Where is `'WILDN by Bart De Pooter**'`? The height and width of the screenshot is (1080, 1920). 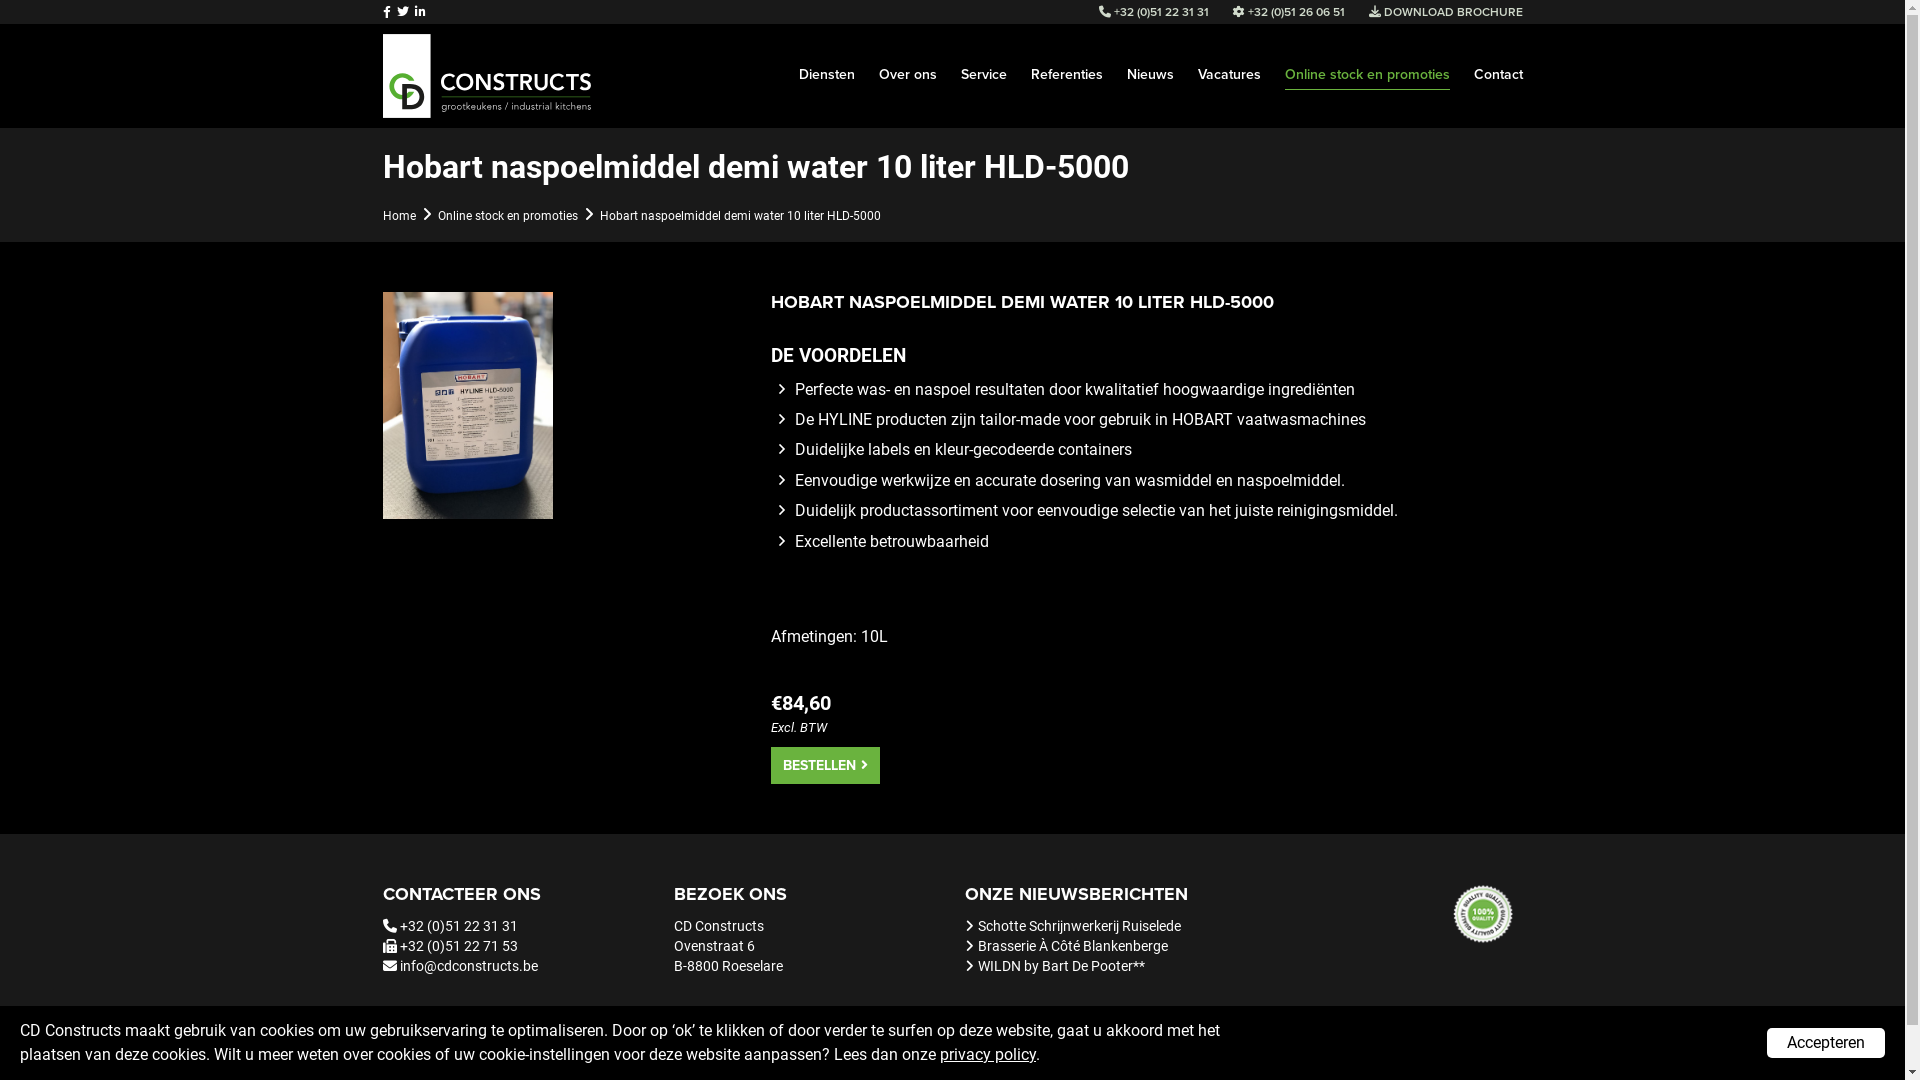 'WILDN by Bart De Pooter**' is located at coordinates (1060, 964).